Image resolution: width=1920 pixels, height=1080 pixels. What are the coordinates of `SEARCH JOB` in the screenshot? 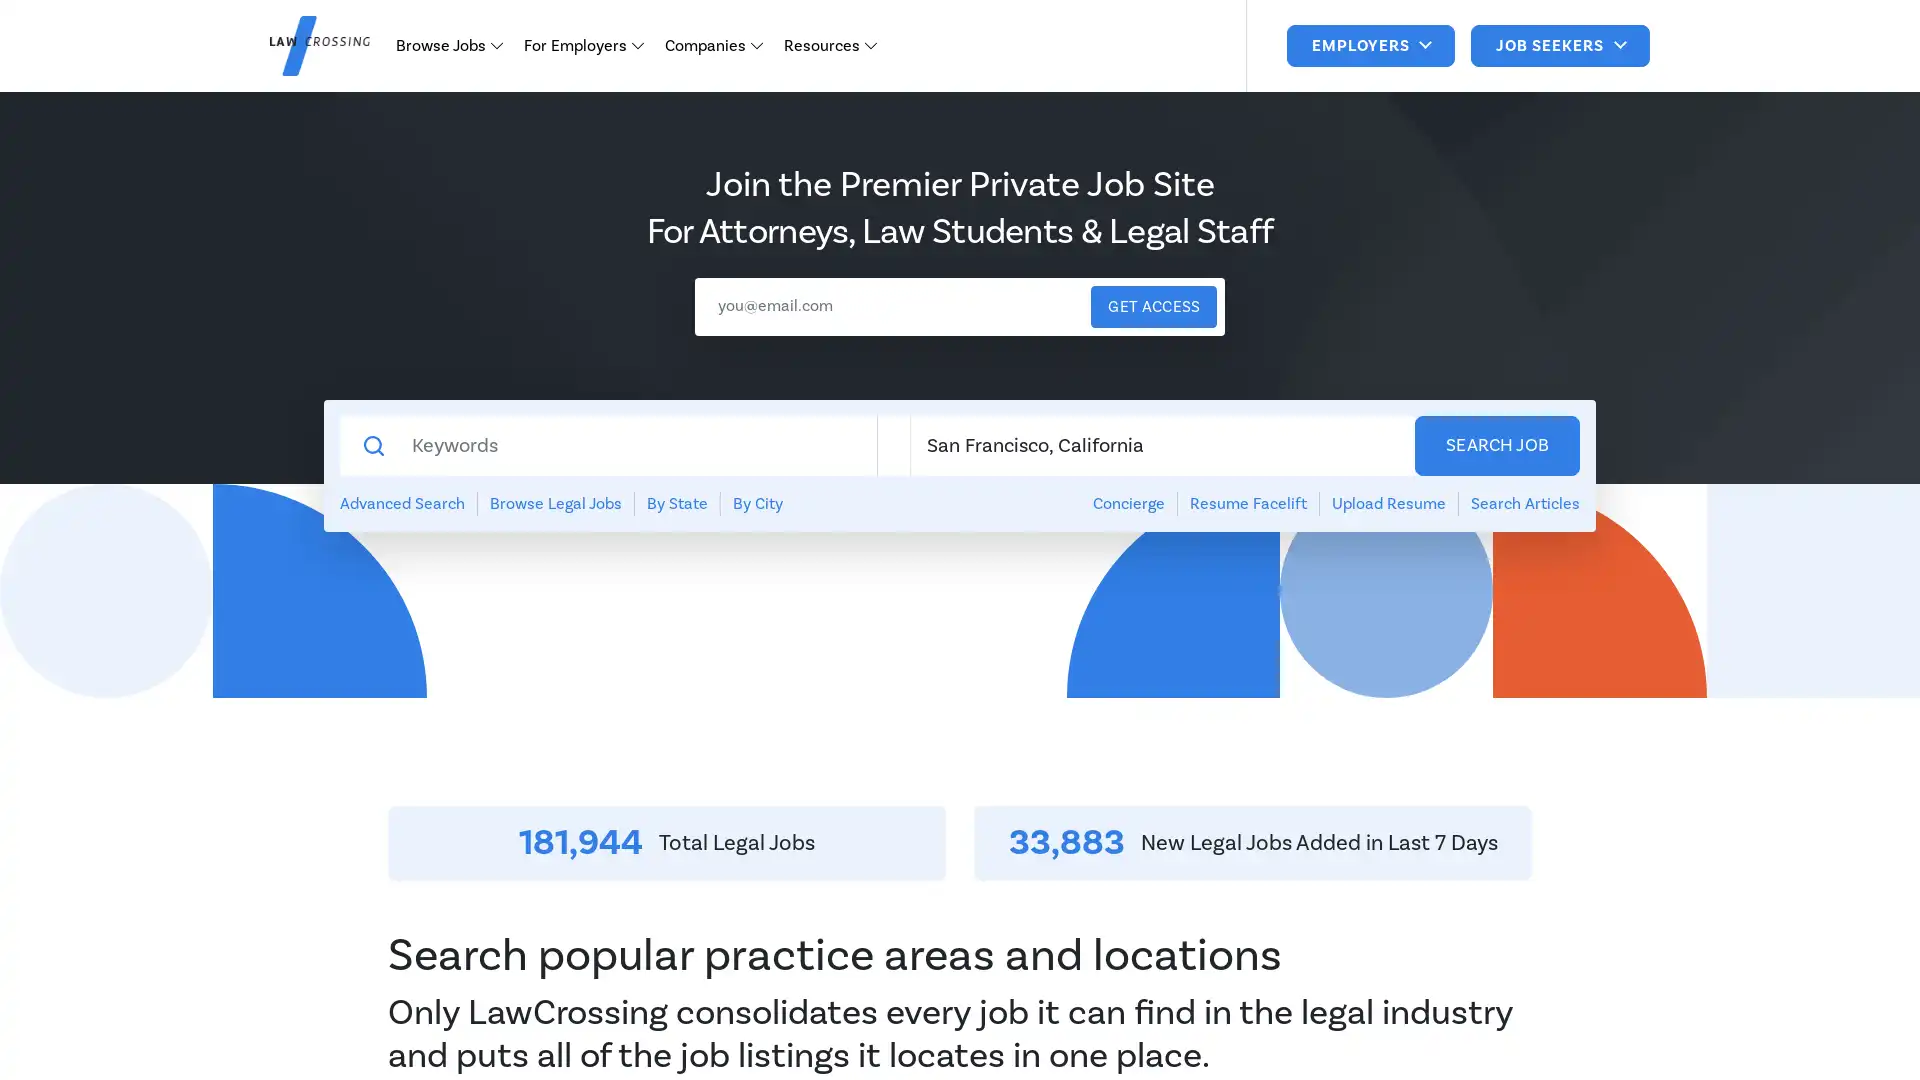 It's located at (1497, 445).